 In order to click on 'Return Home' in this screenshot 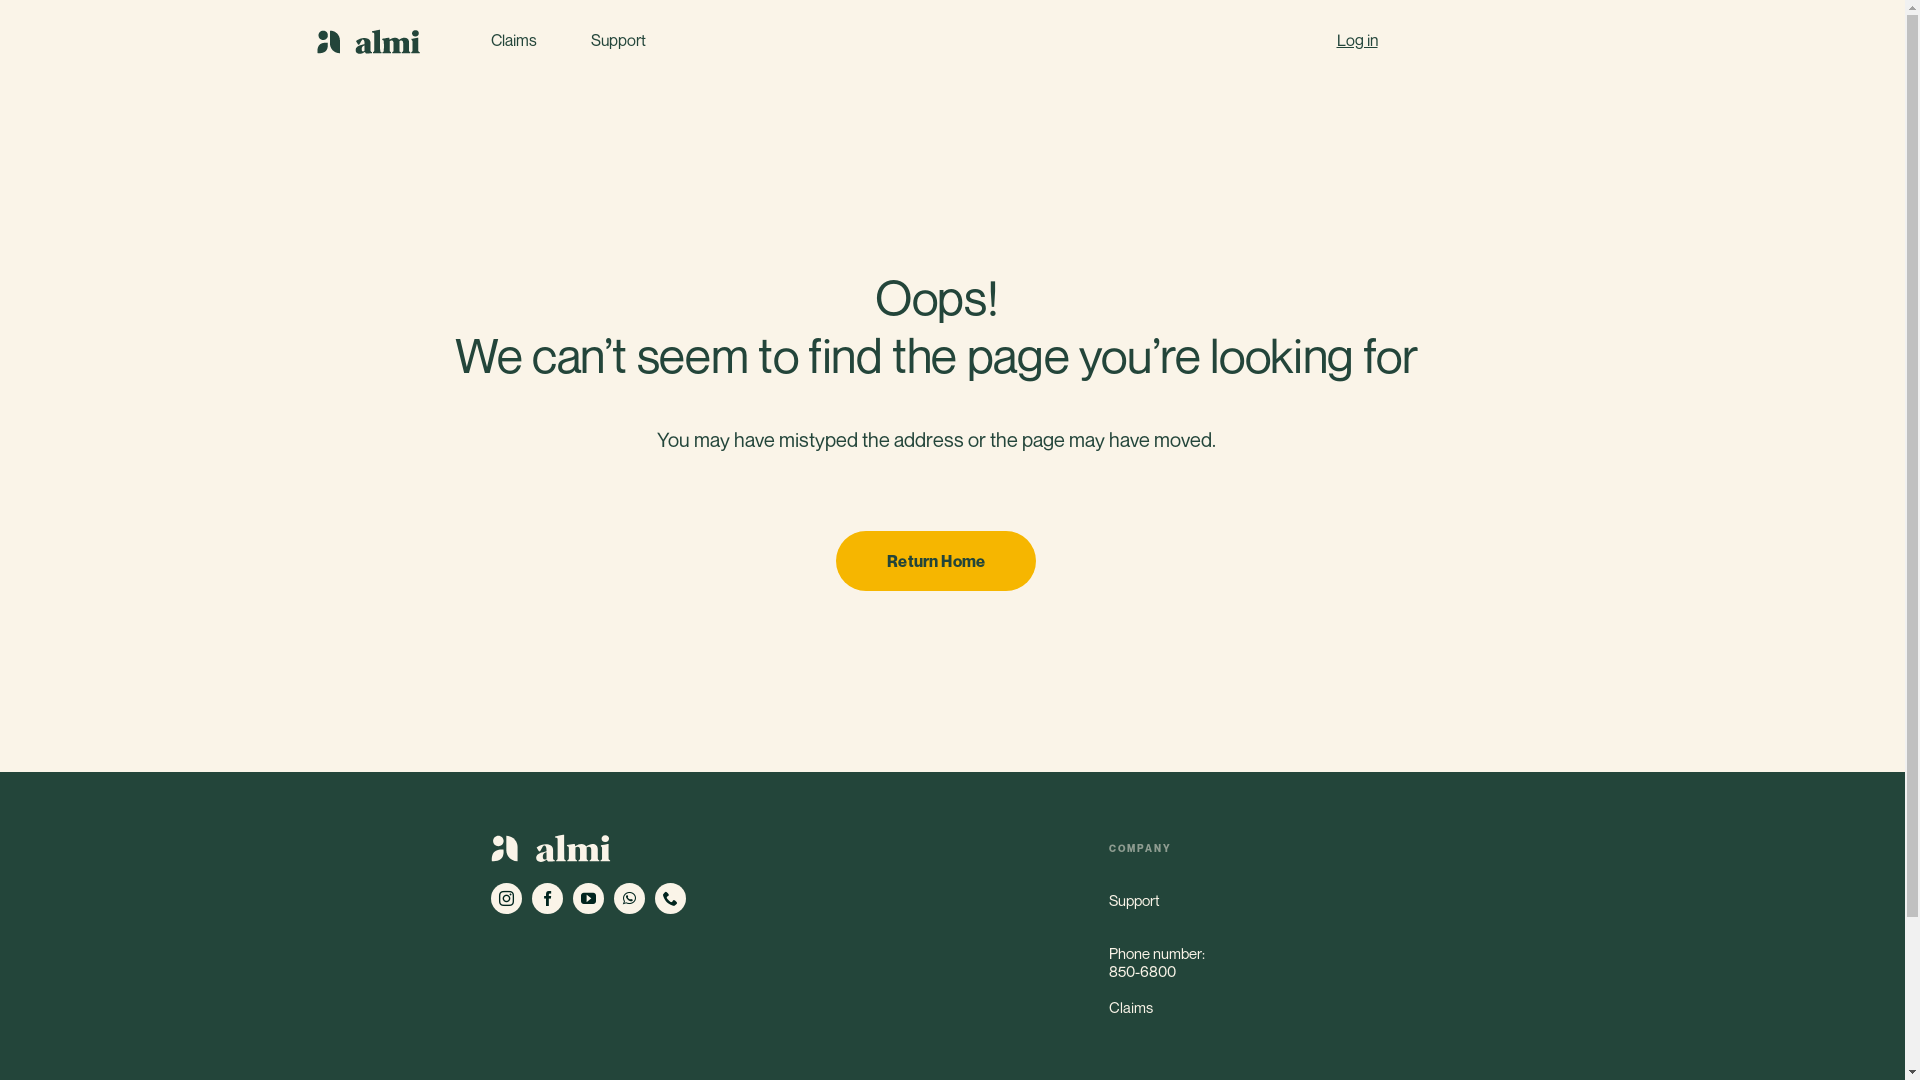, I will do `click(935, 560)`.